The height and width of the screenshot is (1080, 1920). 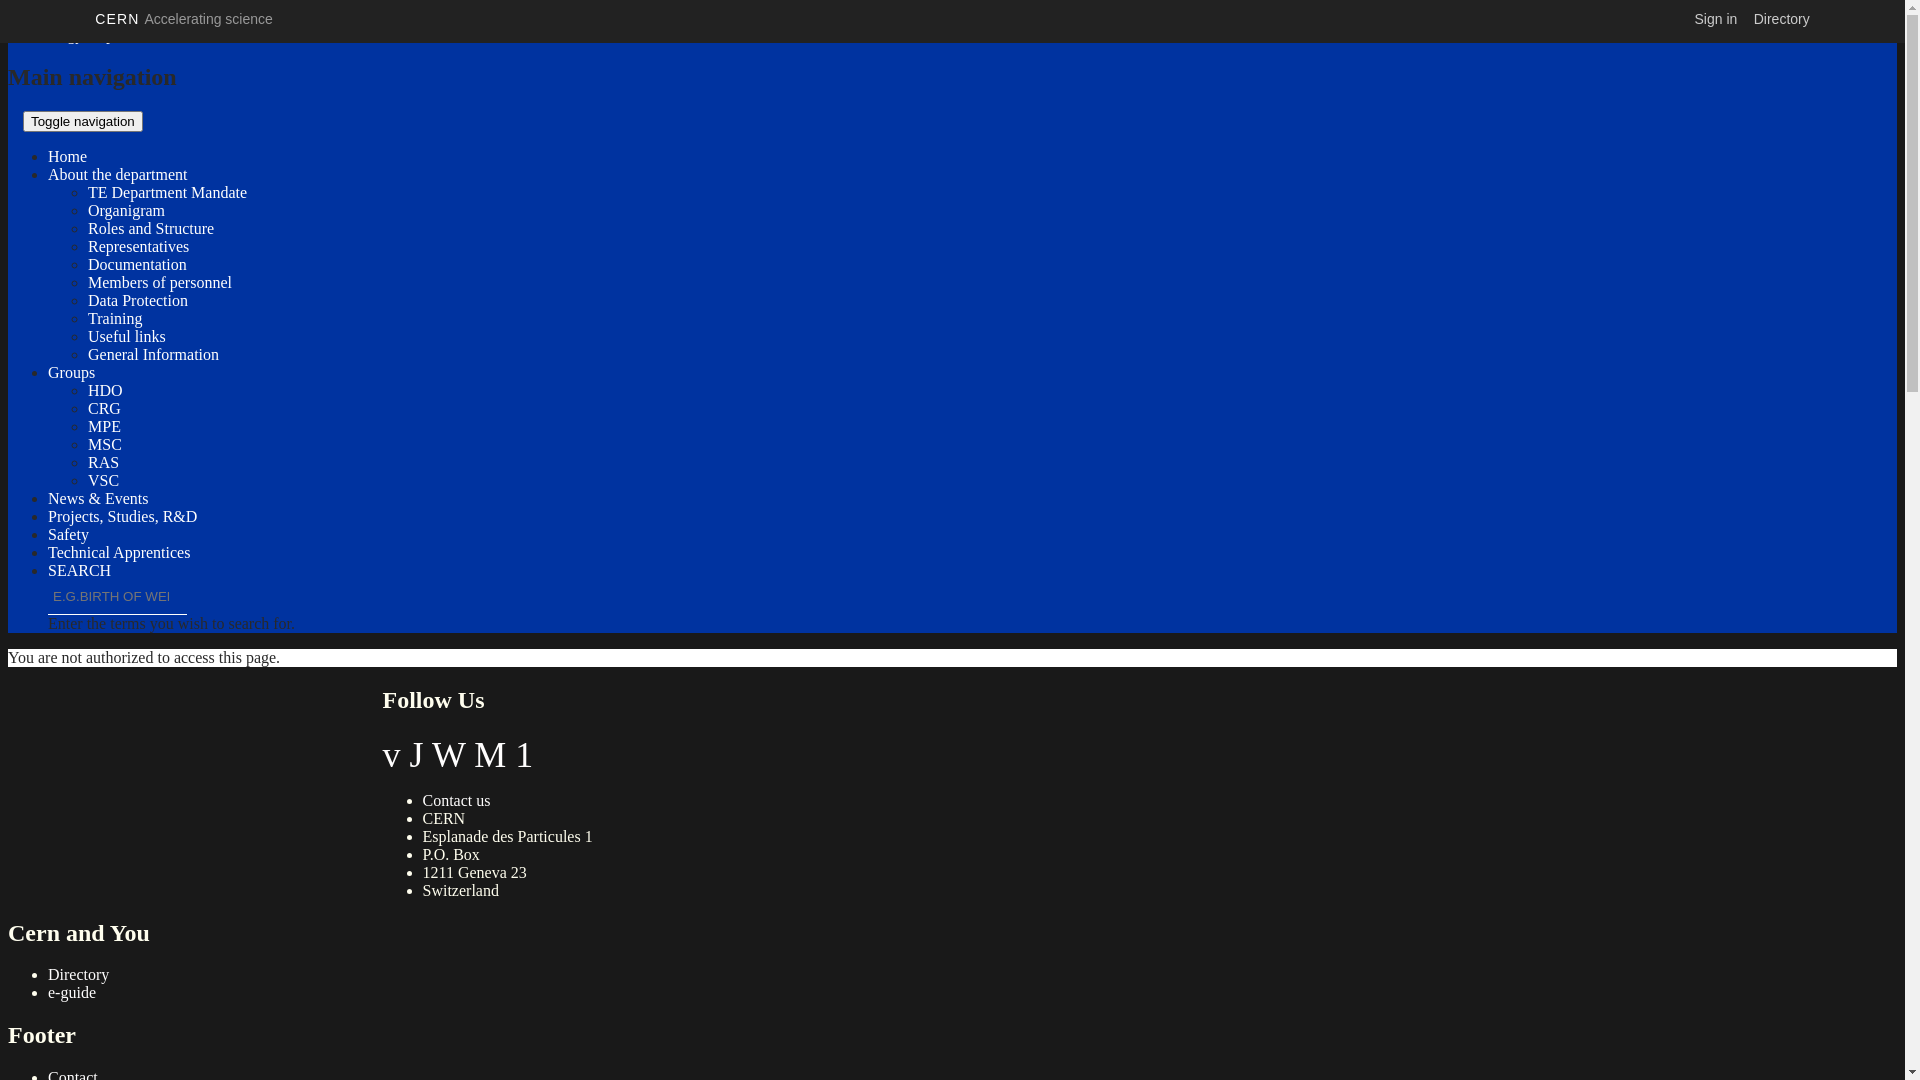 I want to click on 'Contact us', so click(x=421, y=799).